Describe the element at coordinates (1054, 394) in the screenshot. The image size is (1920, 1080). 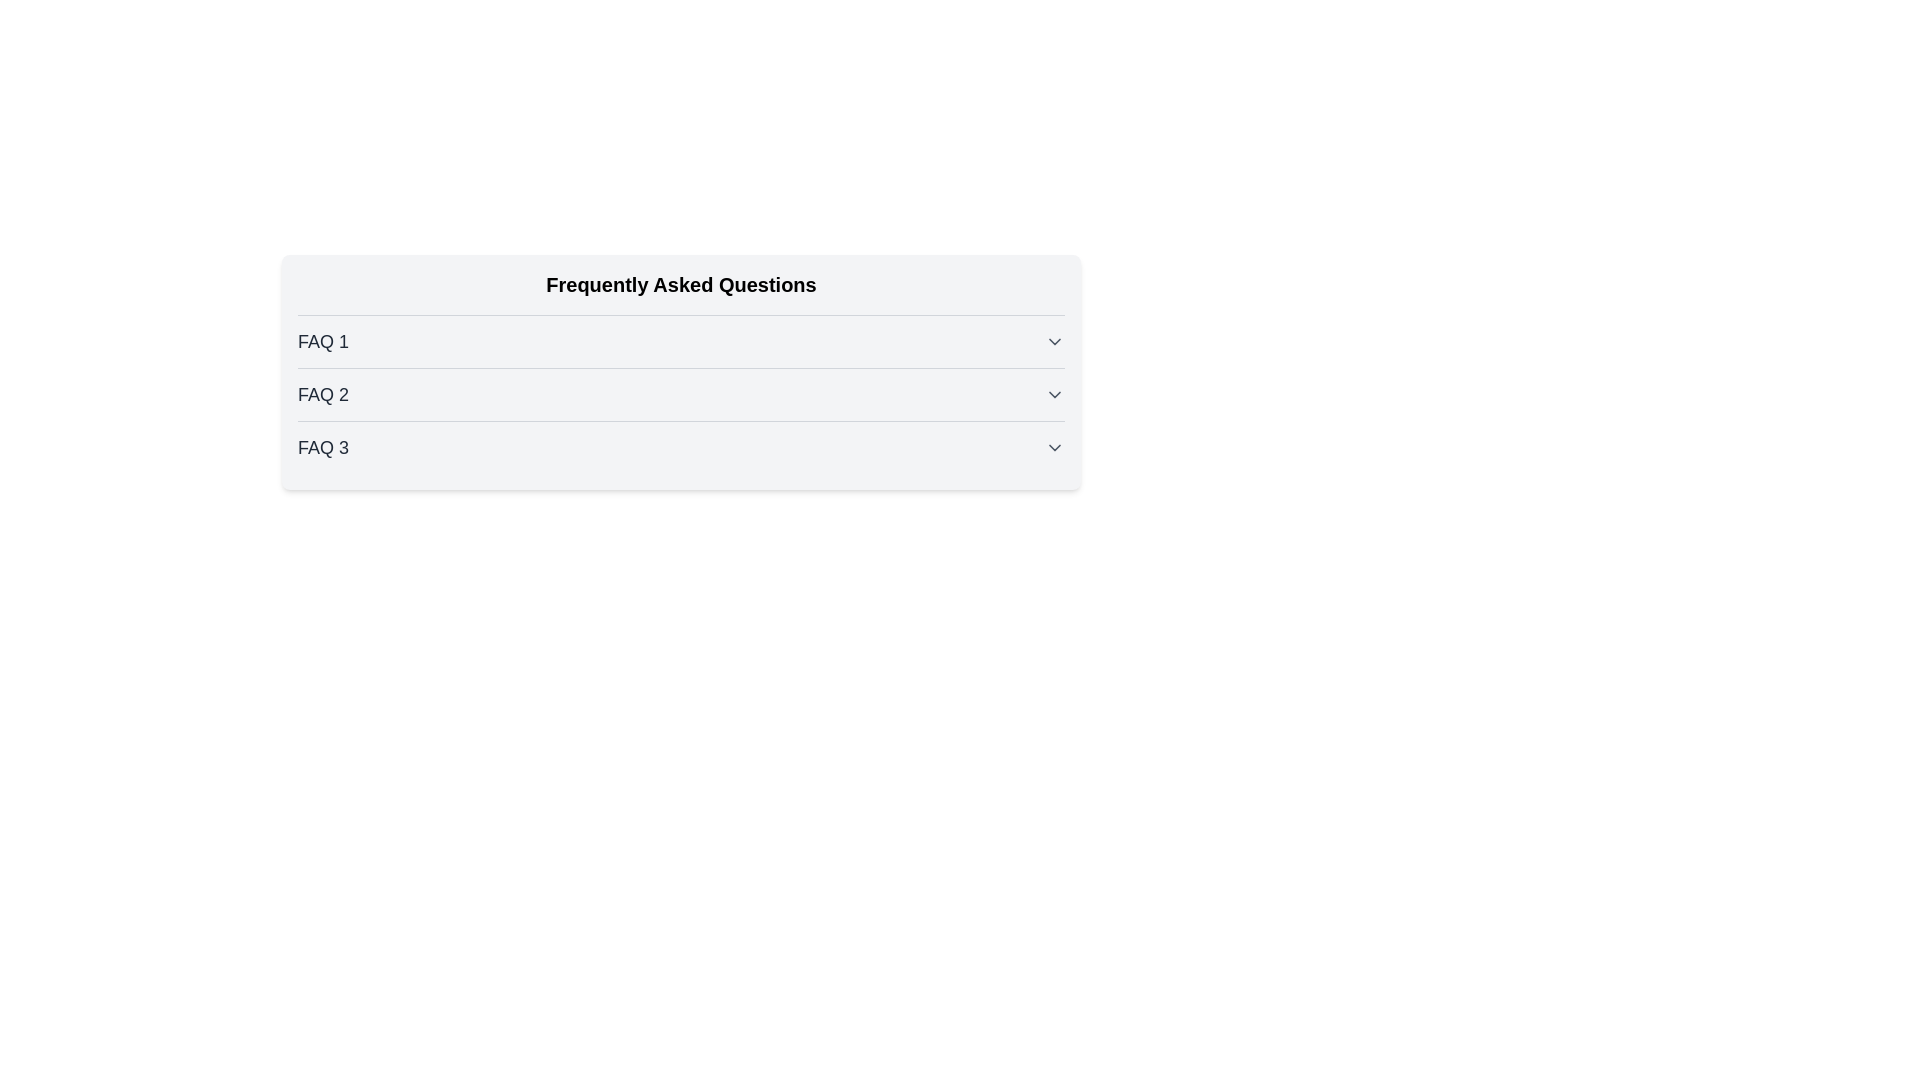
I see `the gray chevron-down icon located at the right end of the 'FAQ 2' row` at that location.